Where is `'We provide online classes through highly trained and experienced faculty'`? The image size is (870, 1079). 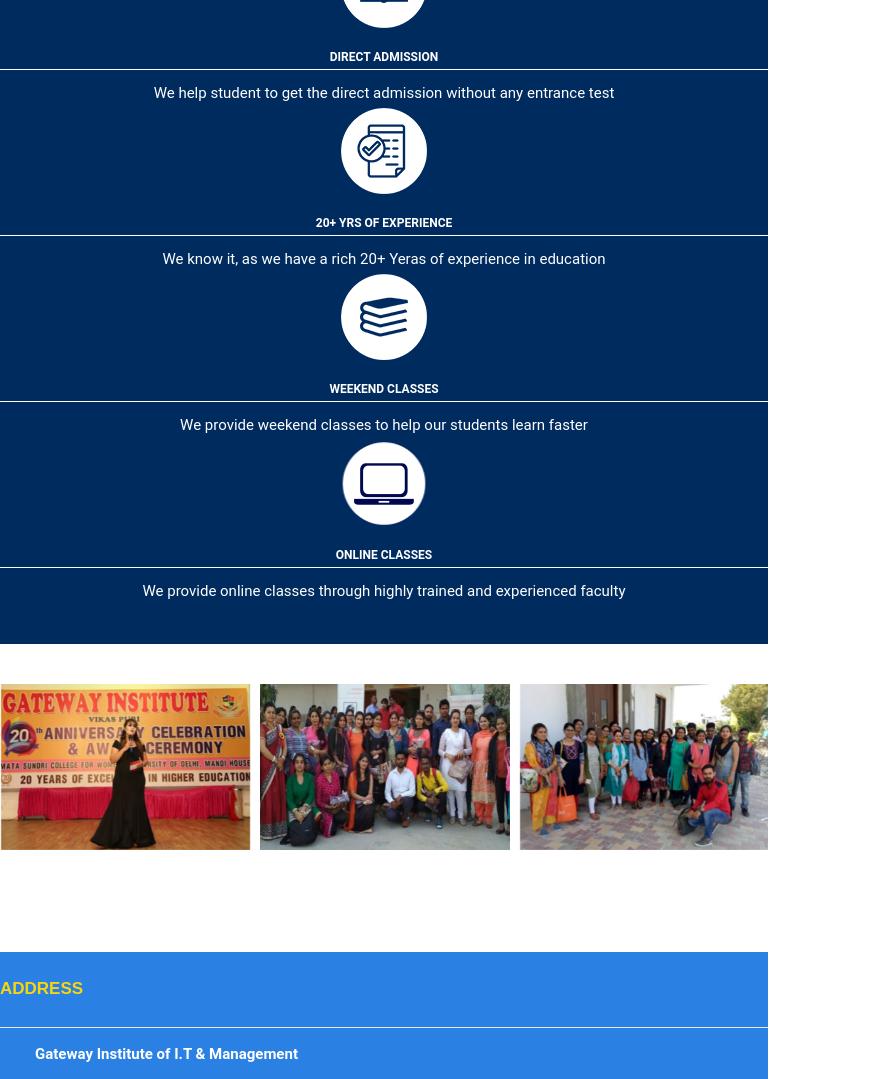 'We provide online classes through highly trained and experienced faculty' is located at coordinates (383, 590).